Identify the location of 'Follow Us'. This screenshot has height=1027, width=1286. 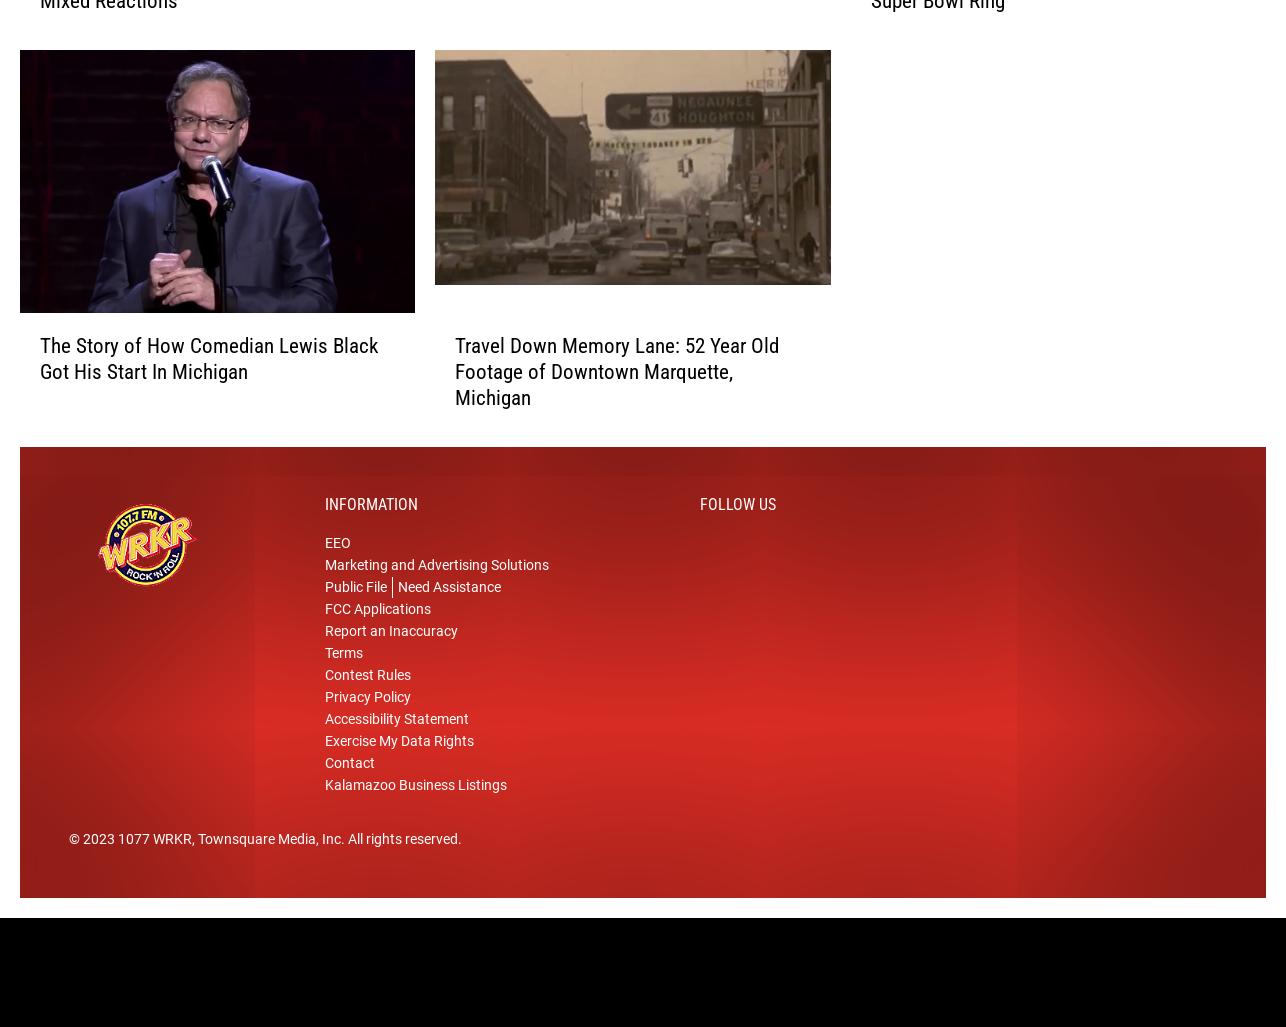
(738, 525).